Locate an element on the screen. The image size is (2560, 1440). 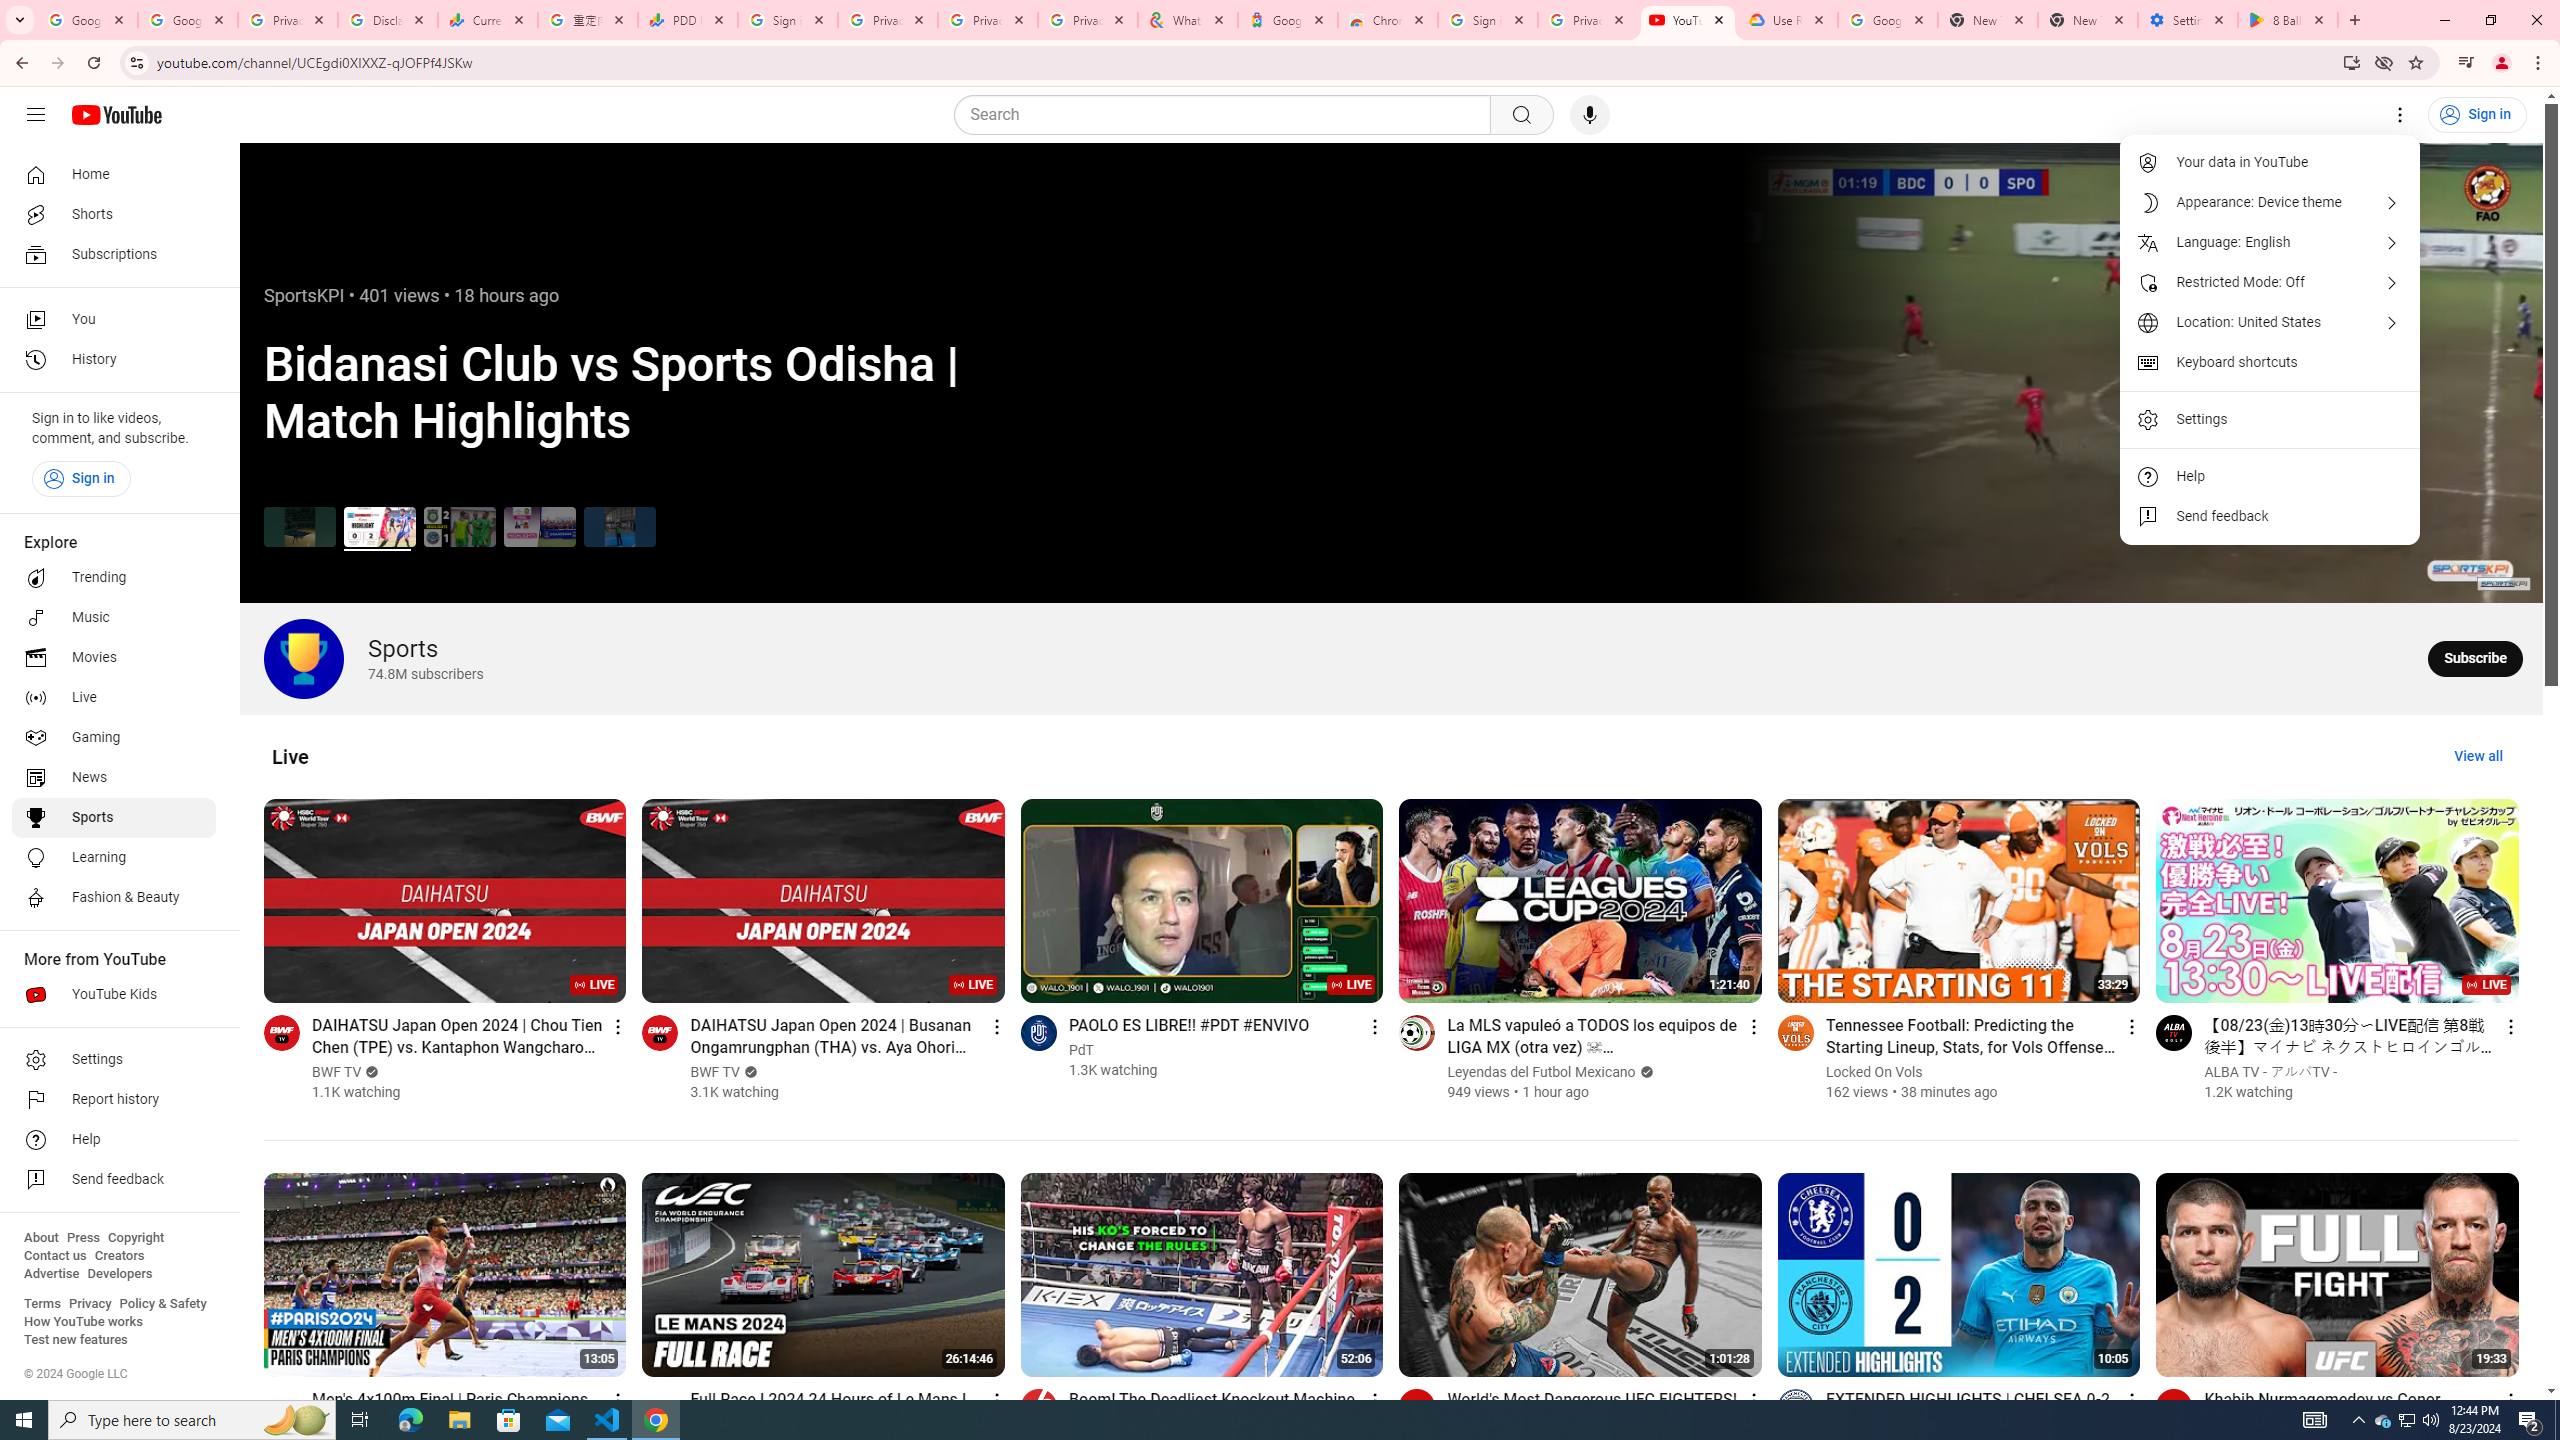
'Settings - System' is located at coordinates (2188, 19).